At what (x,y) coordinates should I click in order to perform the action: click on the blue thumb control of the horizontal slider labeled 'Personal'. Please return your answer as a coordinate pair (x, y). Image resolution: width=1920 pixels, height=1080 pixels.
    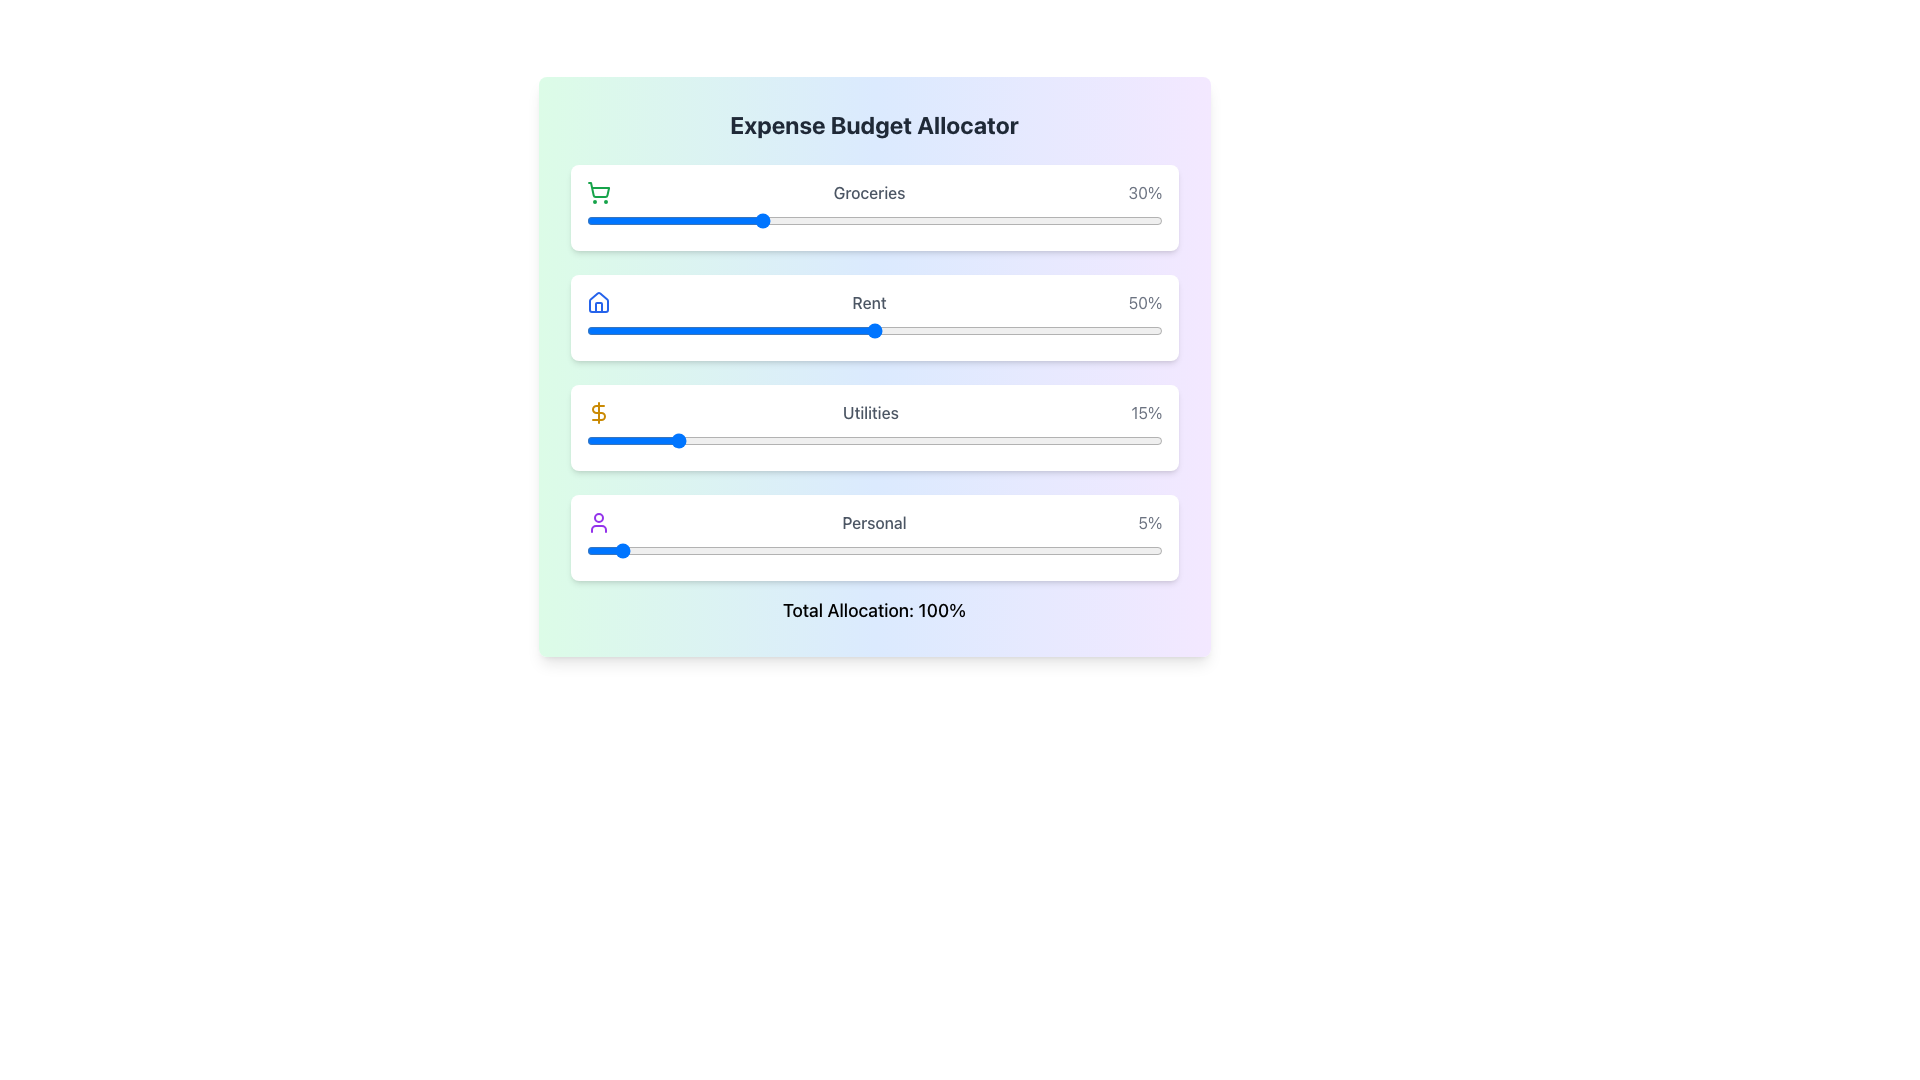
    Looking at the image, I should click on (874, 551).